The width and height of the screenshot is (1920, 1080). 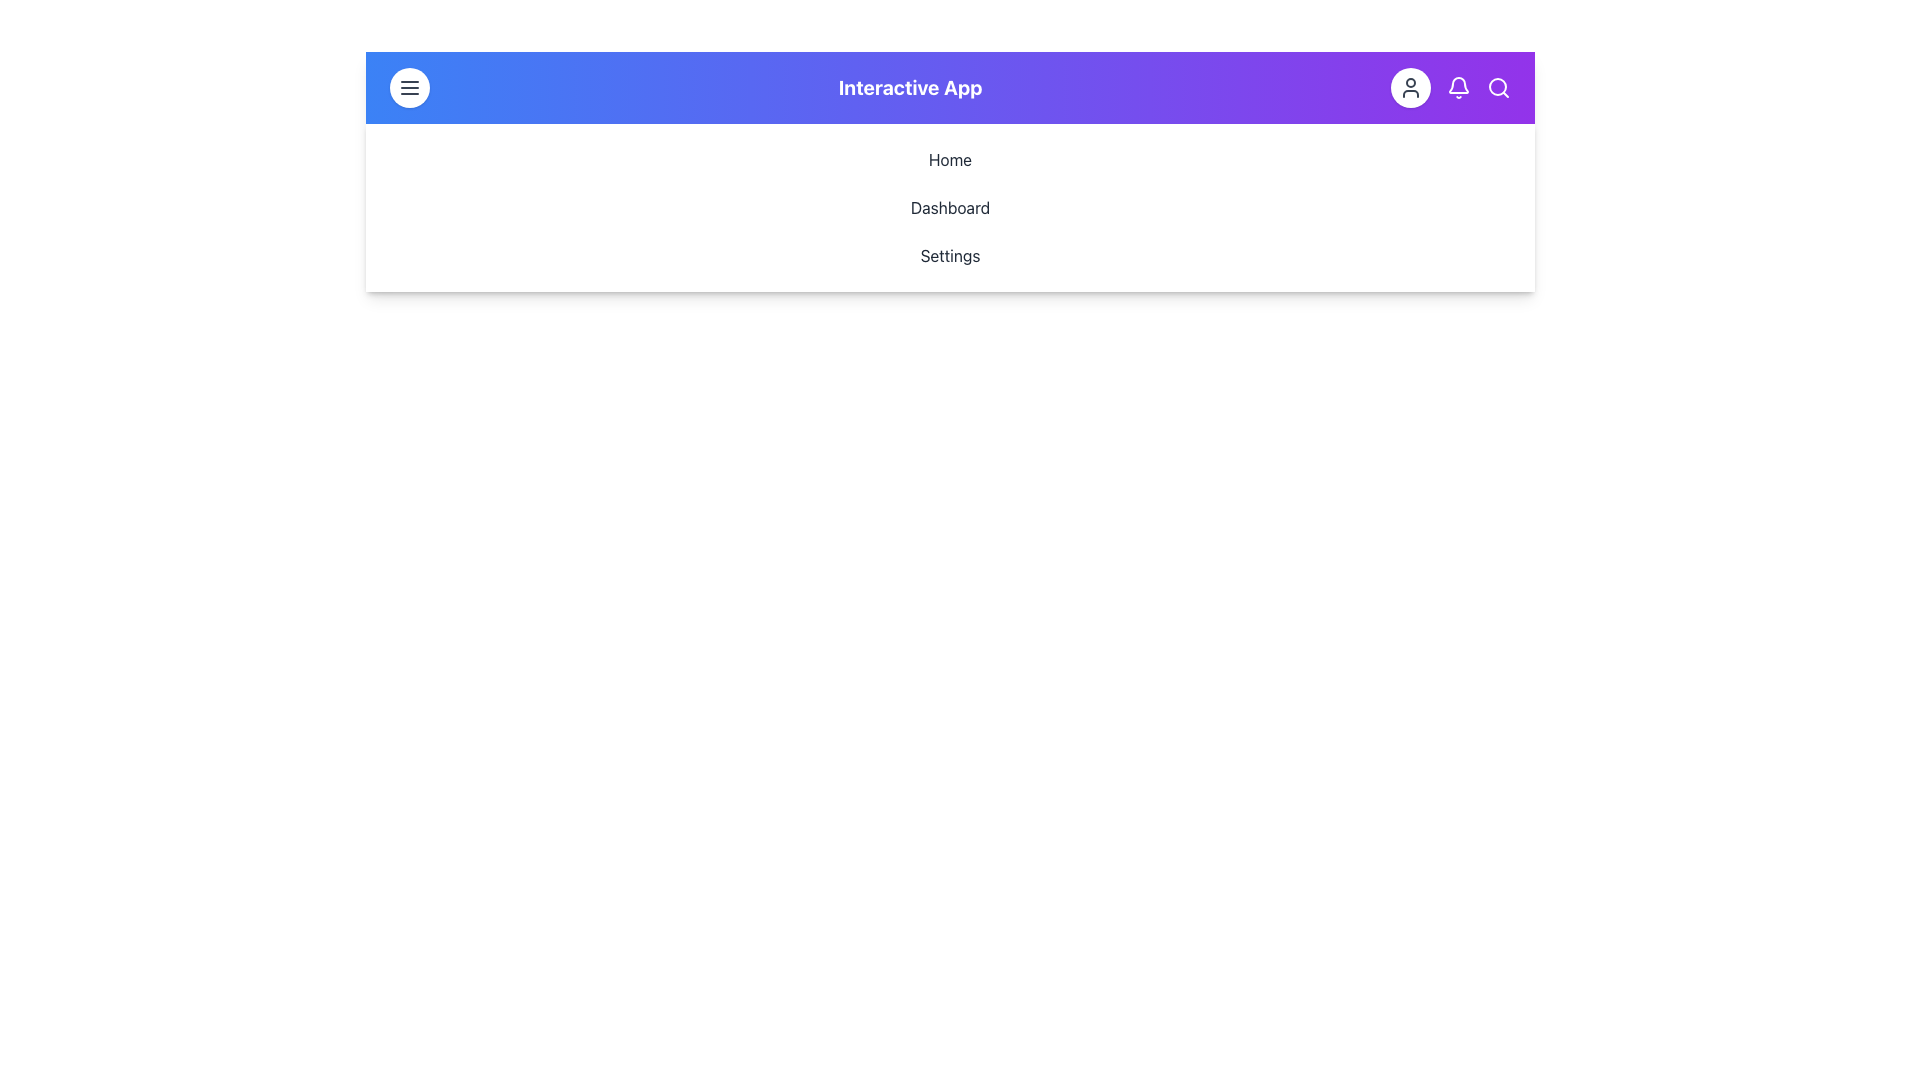 What do you see at coordinates (408, 87) in the screenshot?
I see `the circular button with a white background and a triple-line icon in dark gray` at bounding box center [408, 87].